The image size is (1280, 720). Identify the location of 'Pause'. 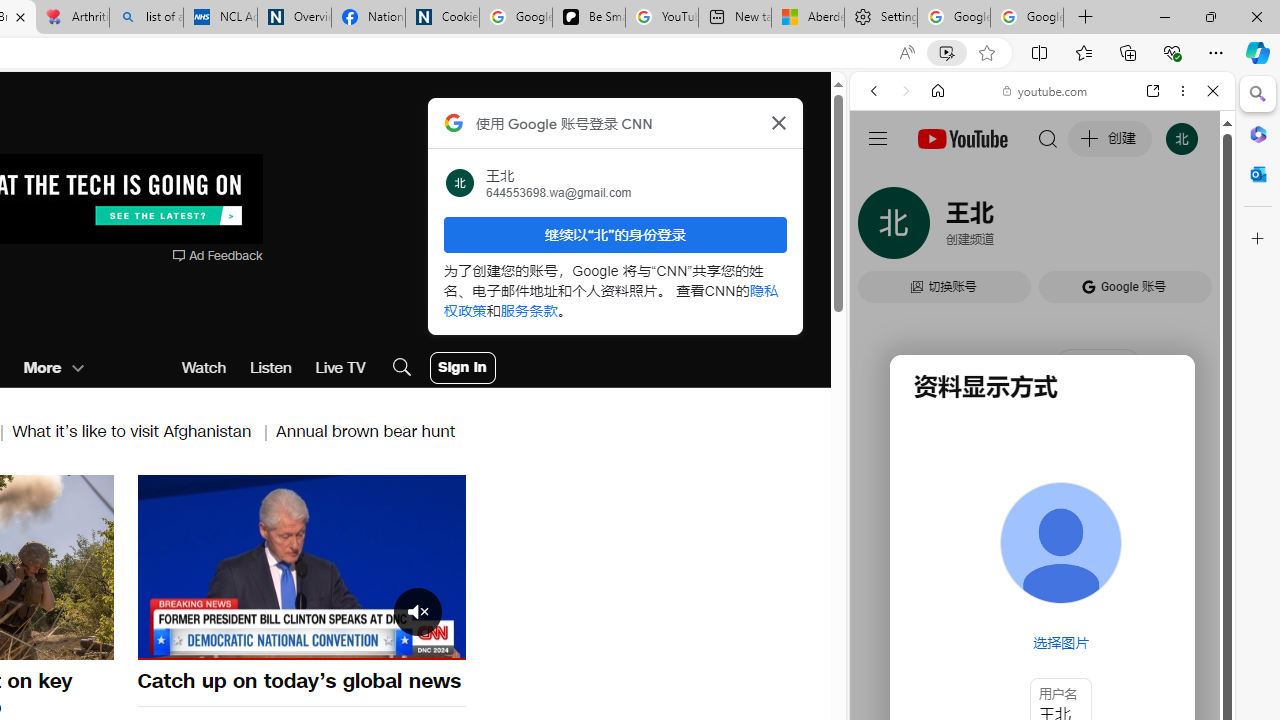
(300, 567).